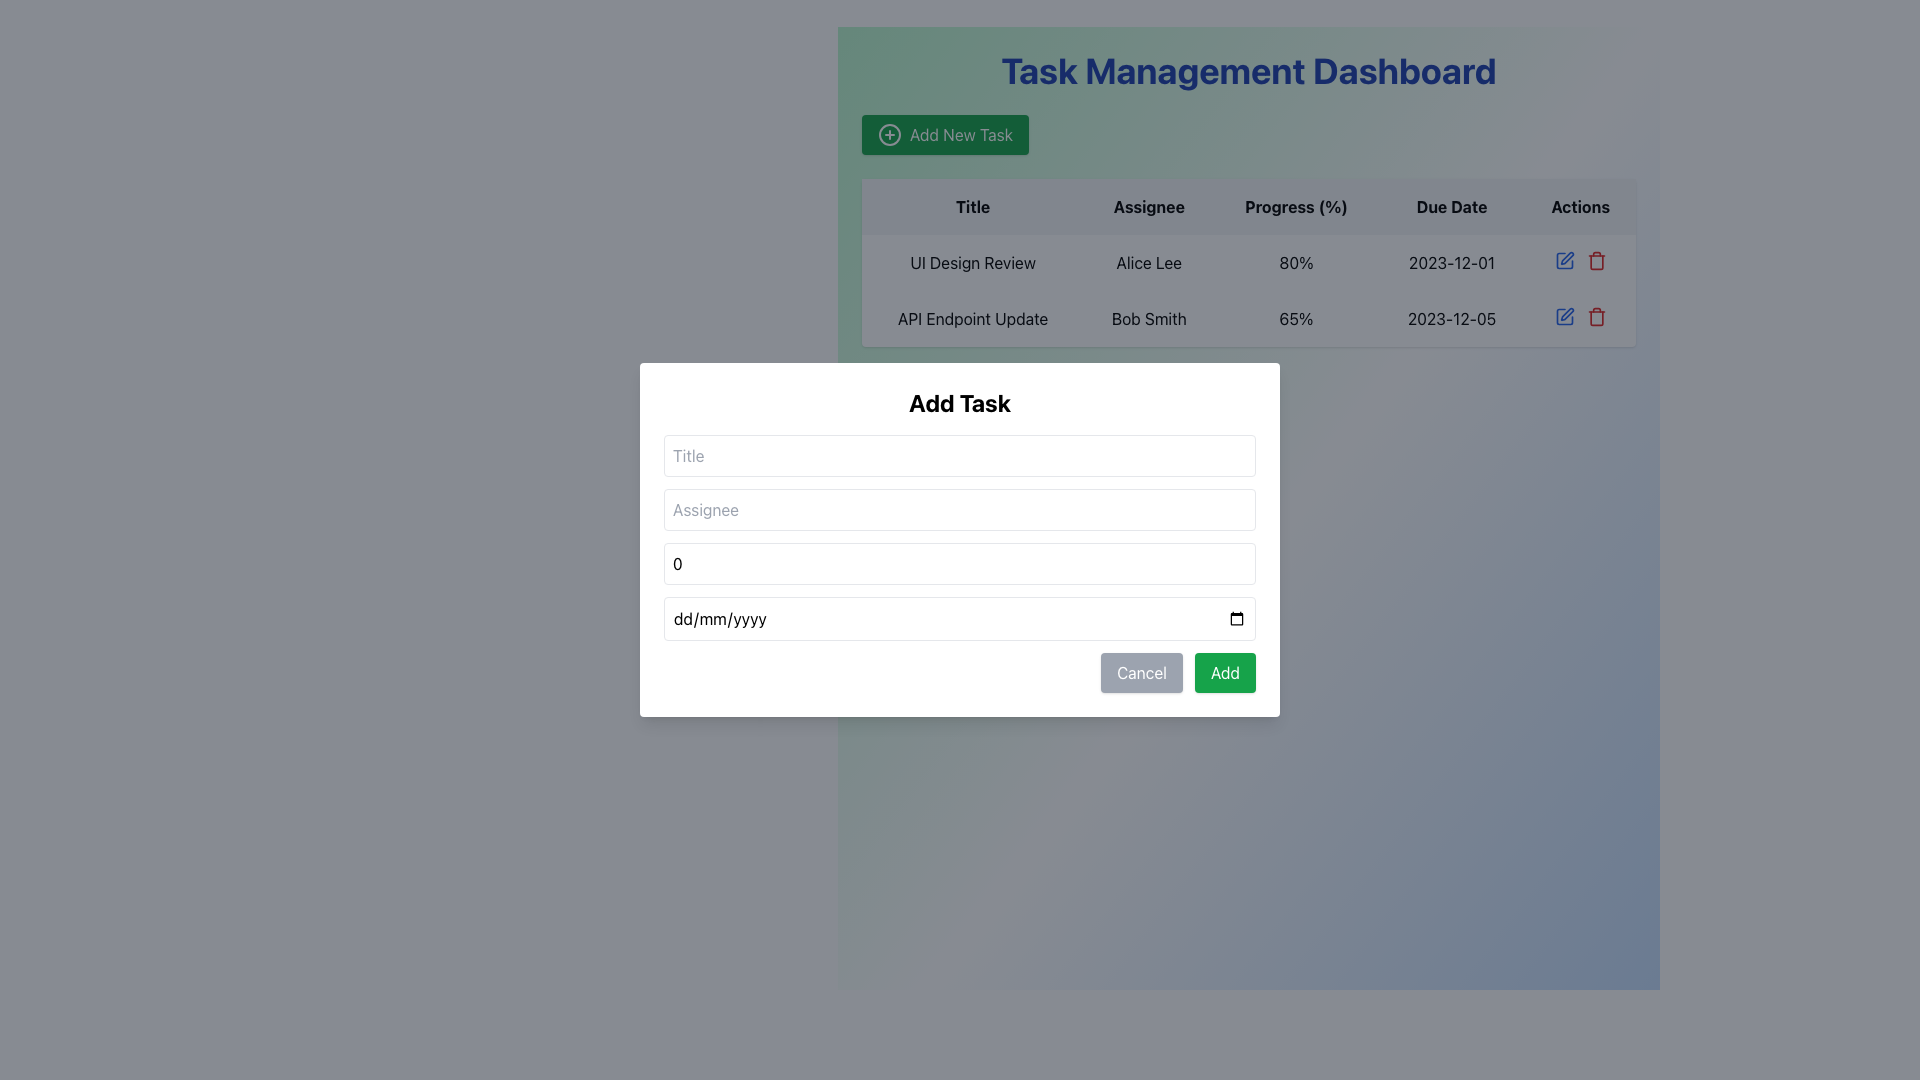 The image size is (1920, 1080). What do you see at coordinates (960, 455) in the screenshot?
I see `the title input field located in the 'Add Task' modal dialog to focus on it` at bounding box center [960, 455].